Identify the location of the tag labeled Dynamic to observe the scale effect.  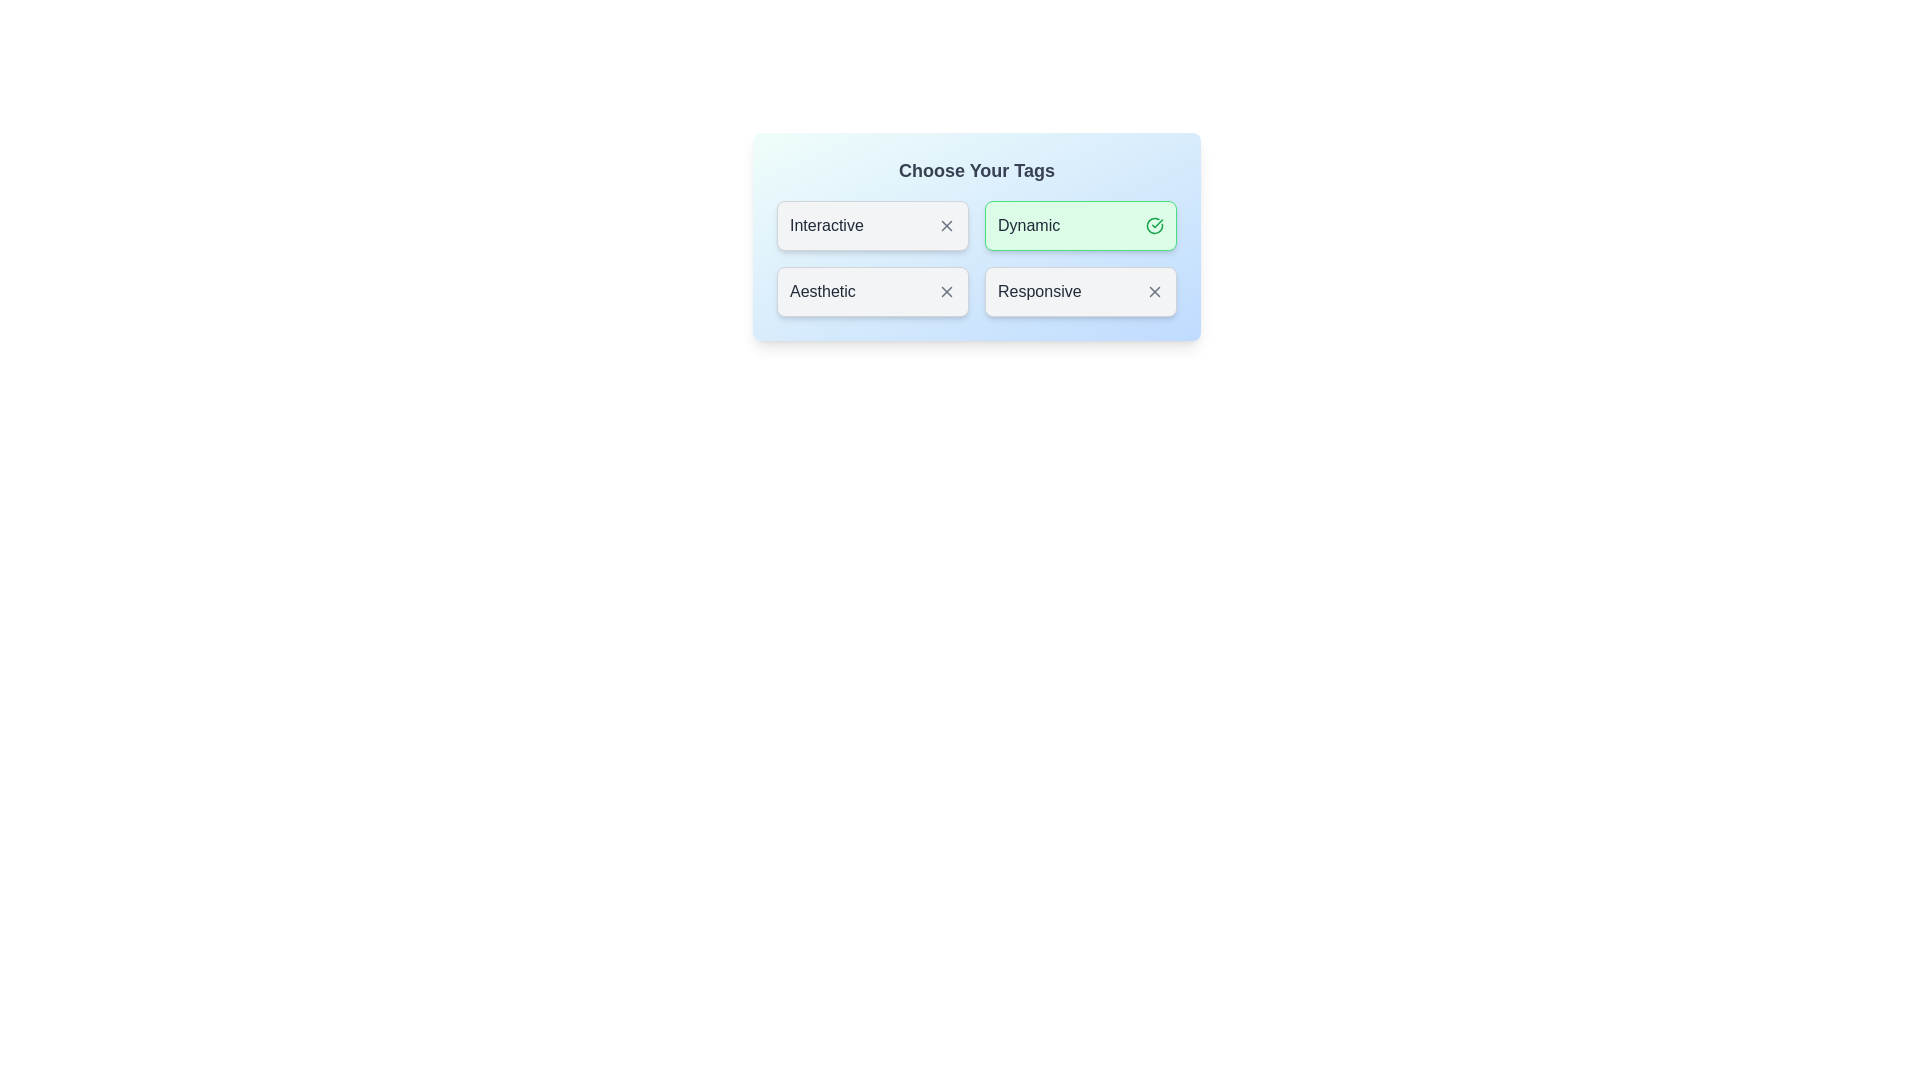
(1079, 225).